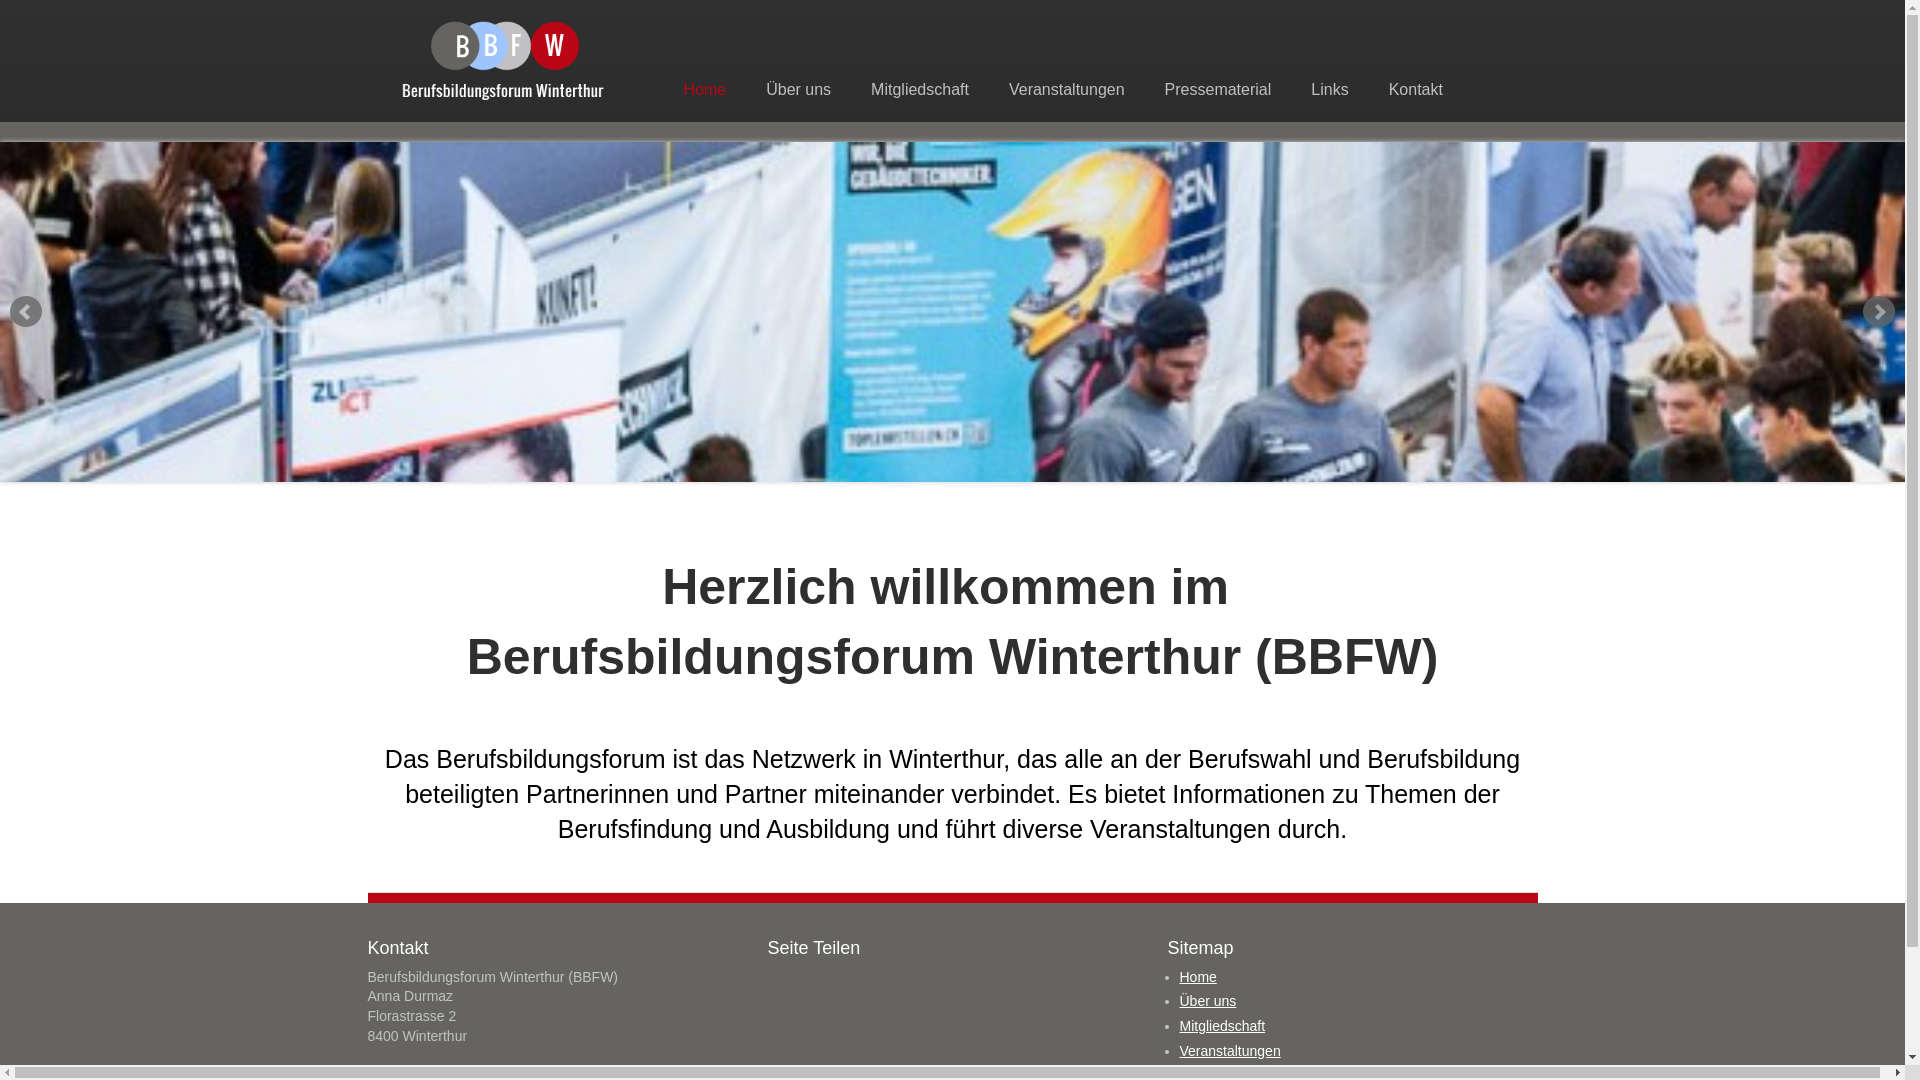  I want to click on 'Veranstaltungen', so click(1065, 88).